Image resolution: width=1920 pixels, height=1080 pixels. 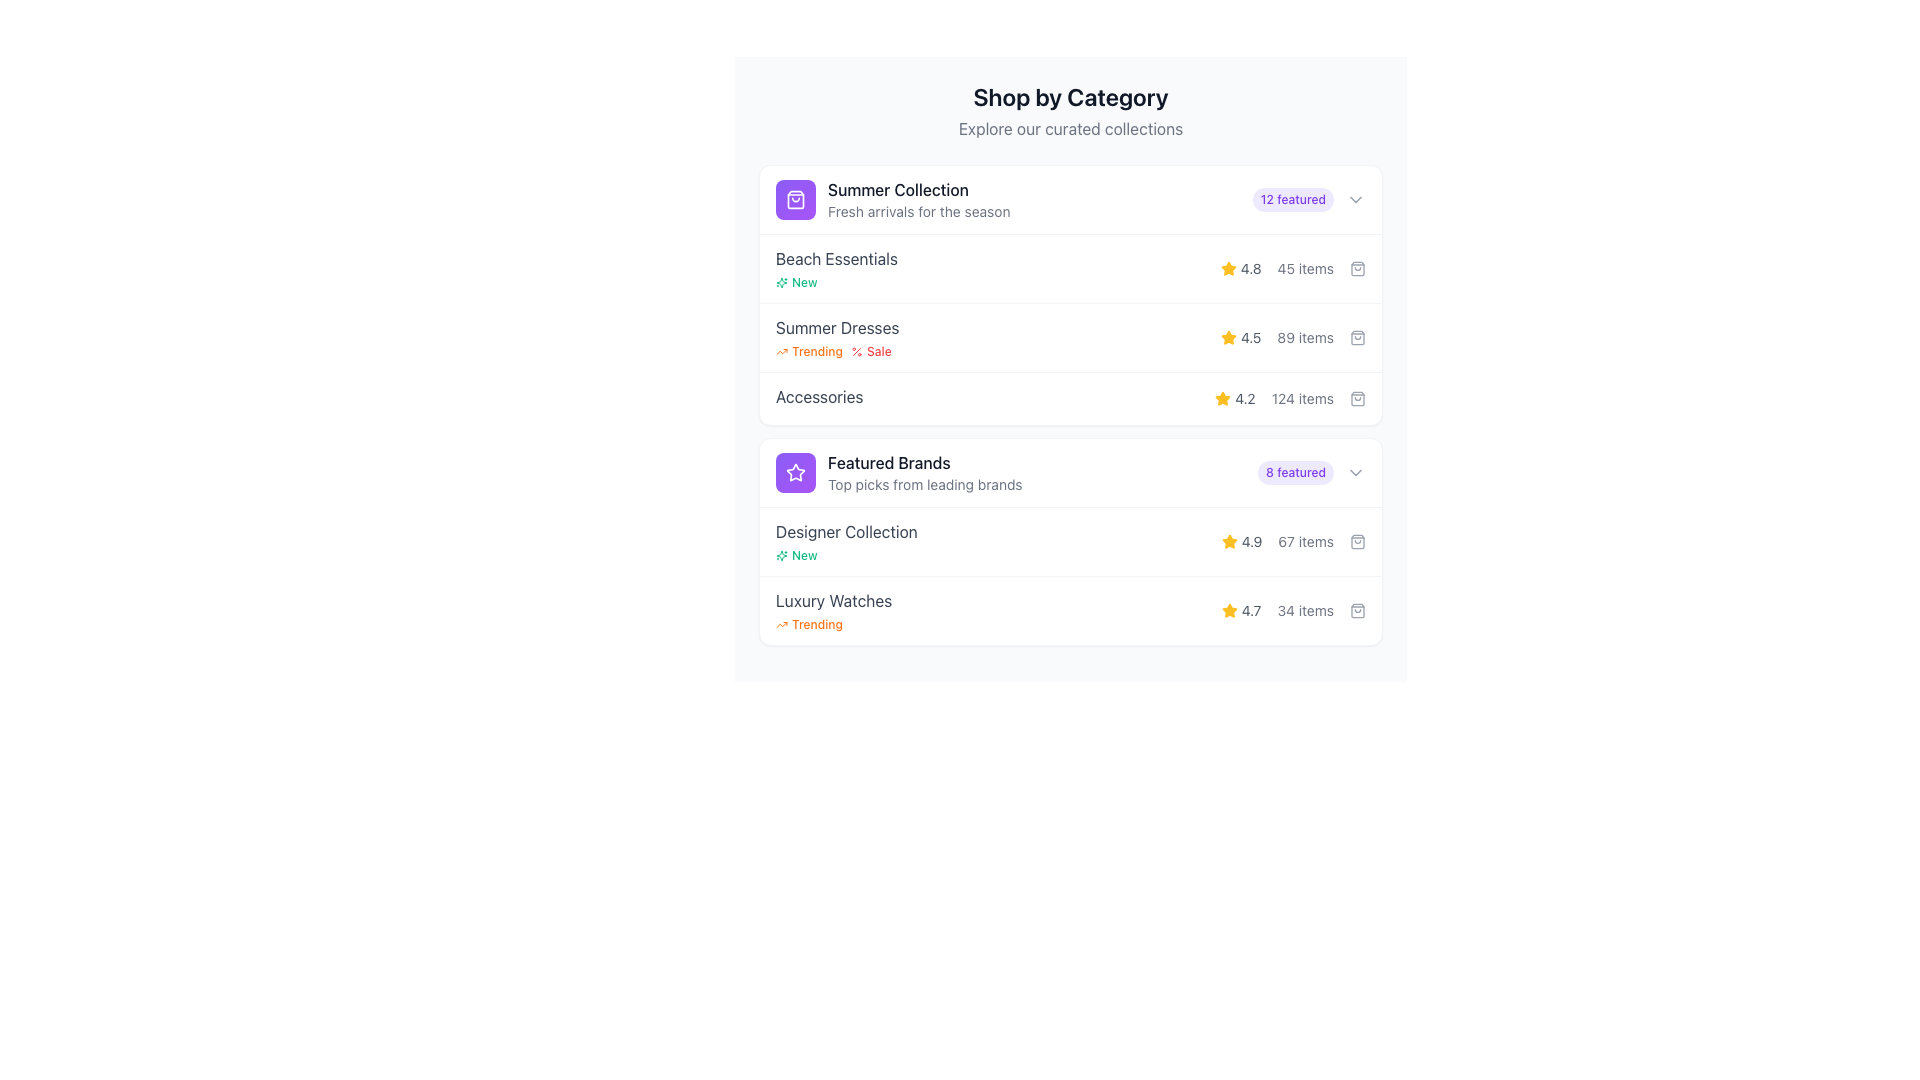 I want to click on the text label that identifies the section 'Accessories', which is the third item in the vertical list under 'Summer Collection', so click(x=819, y=397).